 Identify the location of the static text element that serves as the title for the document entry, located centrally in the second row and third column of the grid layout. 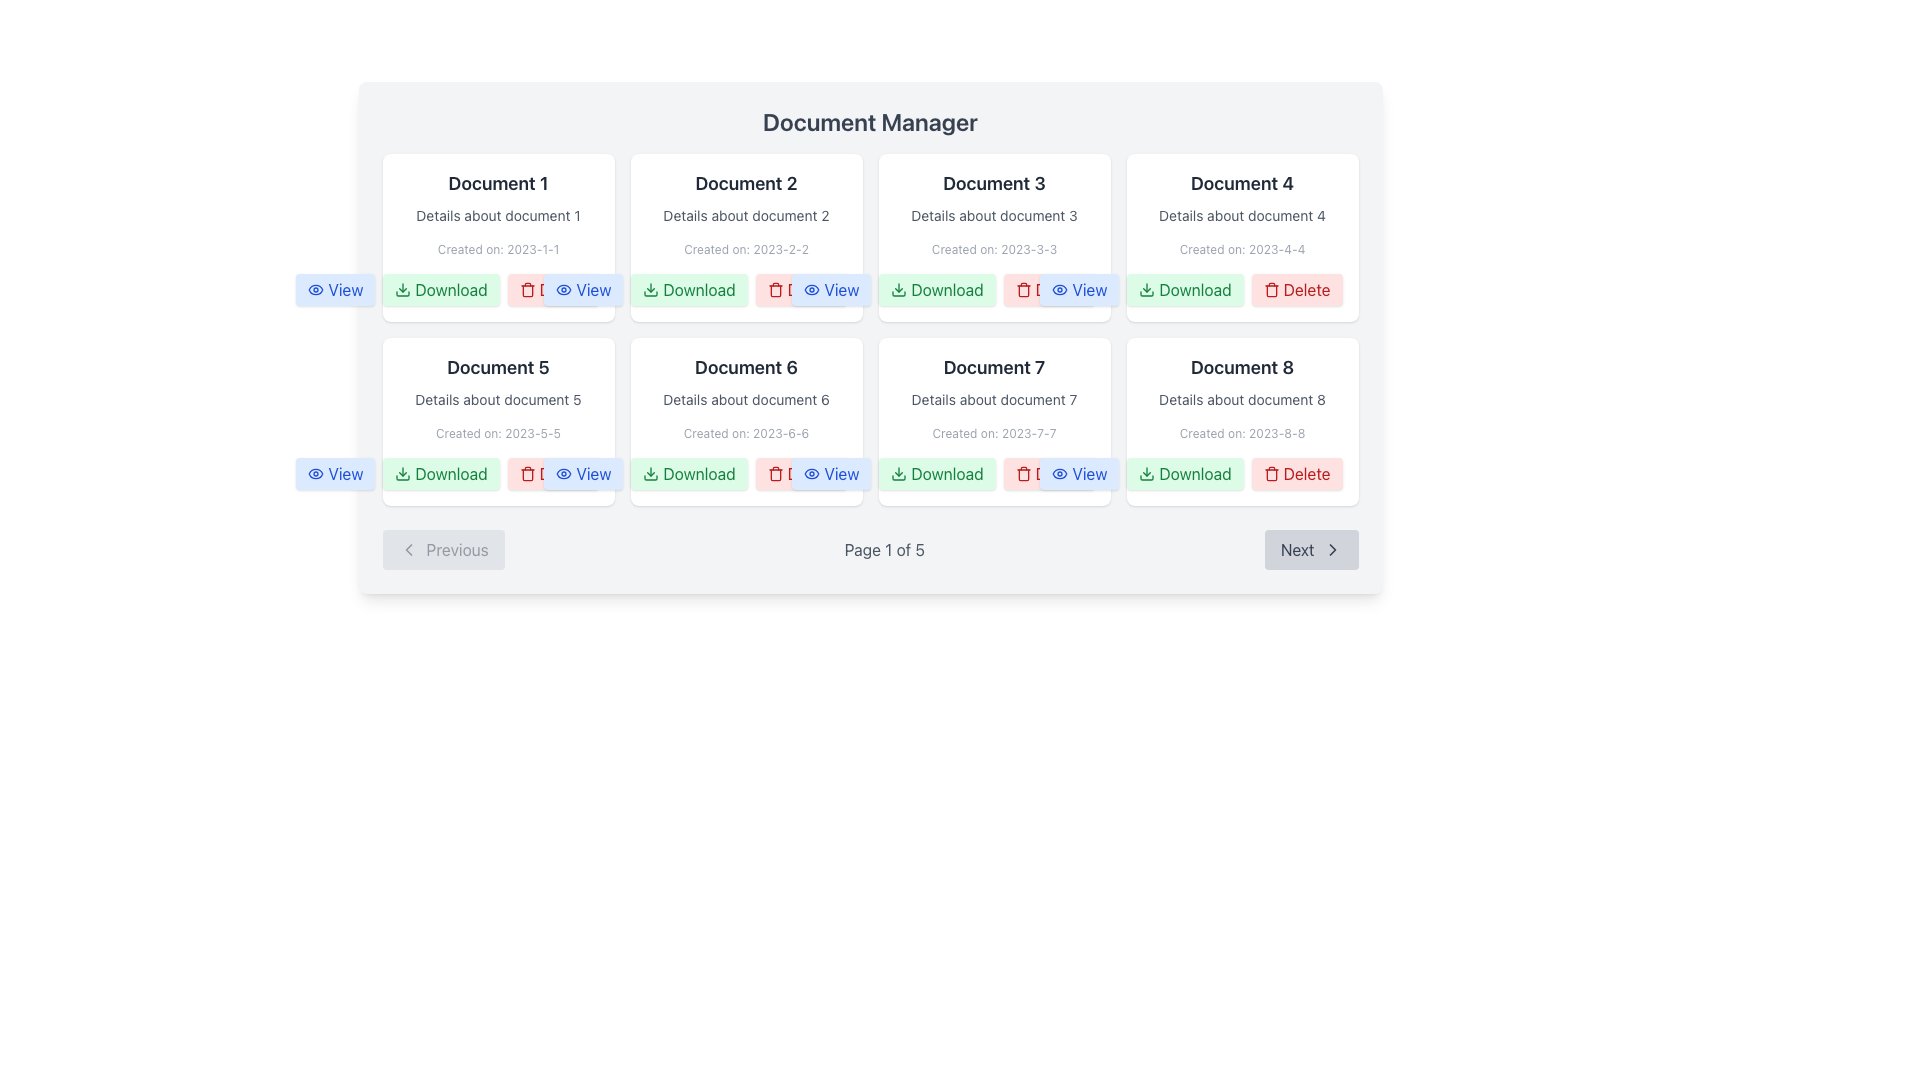
(994, 367).